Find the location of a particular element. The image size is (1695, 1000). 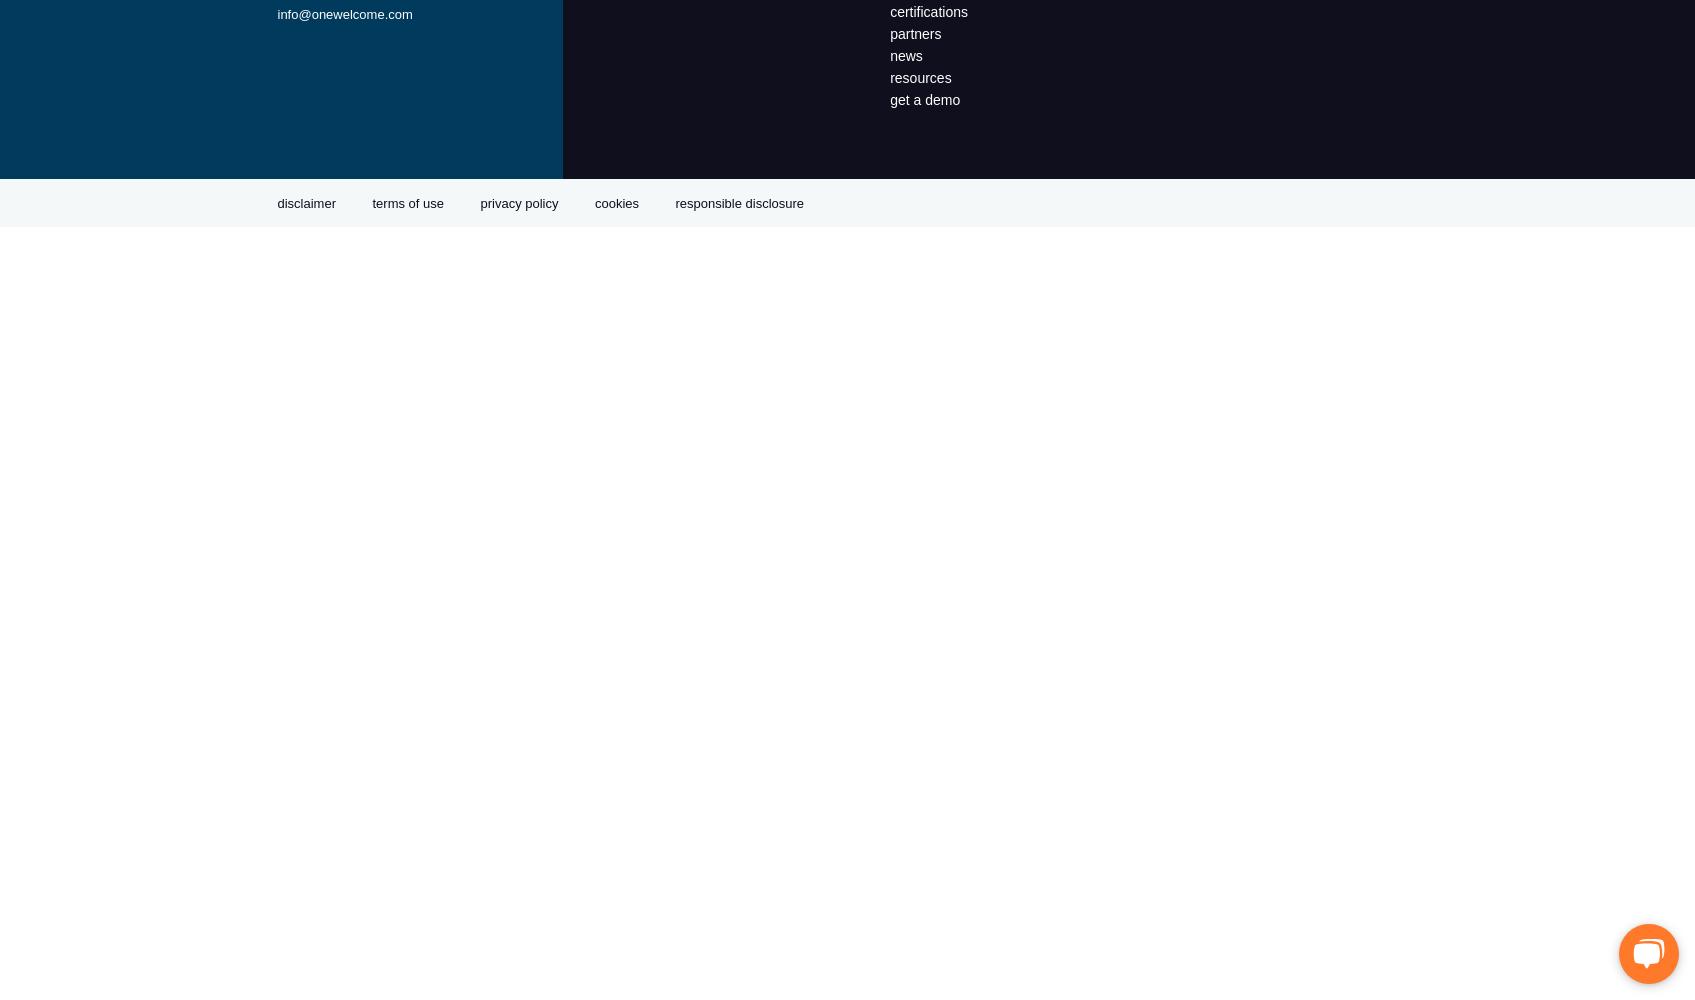

'privacy policy' is located at coordinates (518, 202).